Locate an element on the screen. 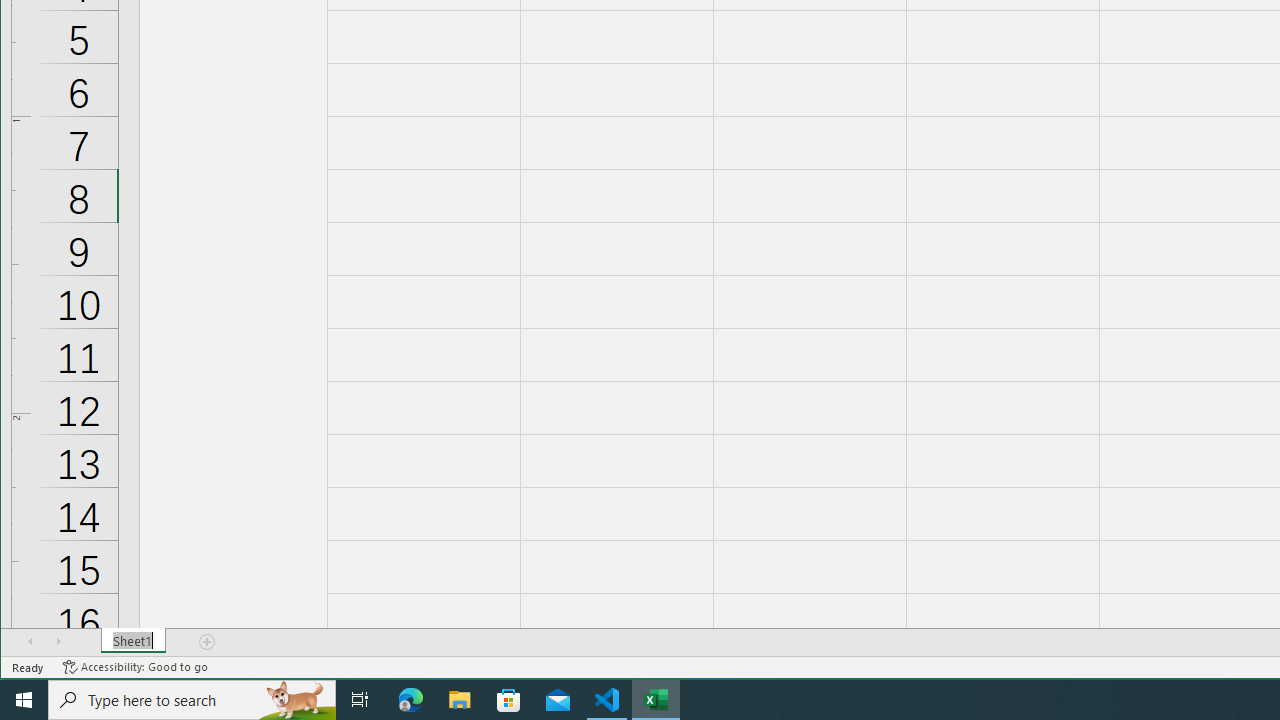 The image size is (1280, 720). 'Excel - 1 running window' is located at coordinates (656, 698).